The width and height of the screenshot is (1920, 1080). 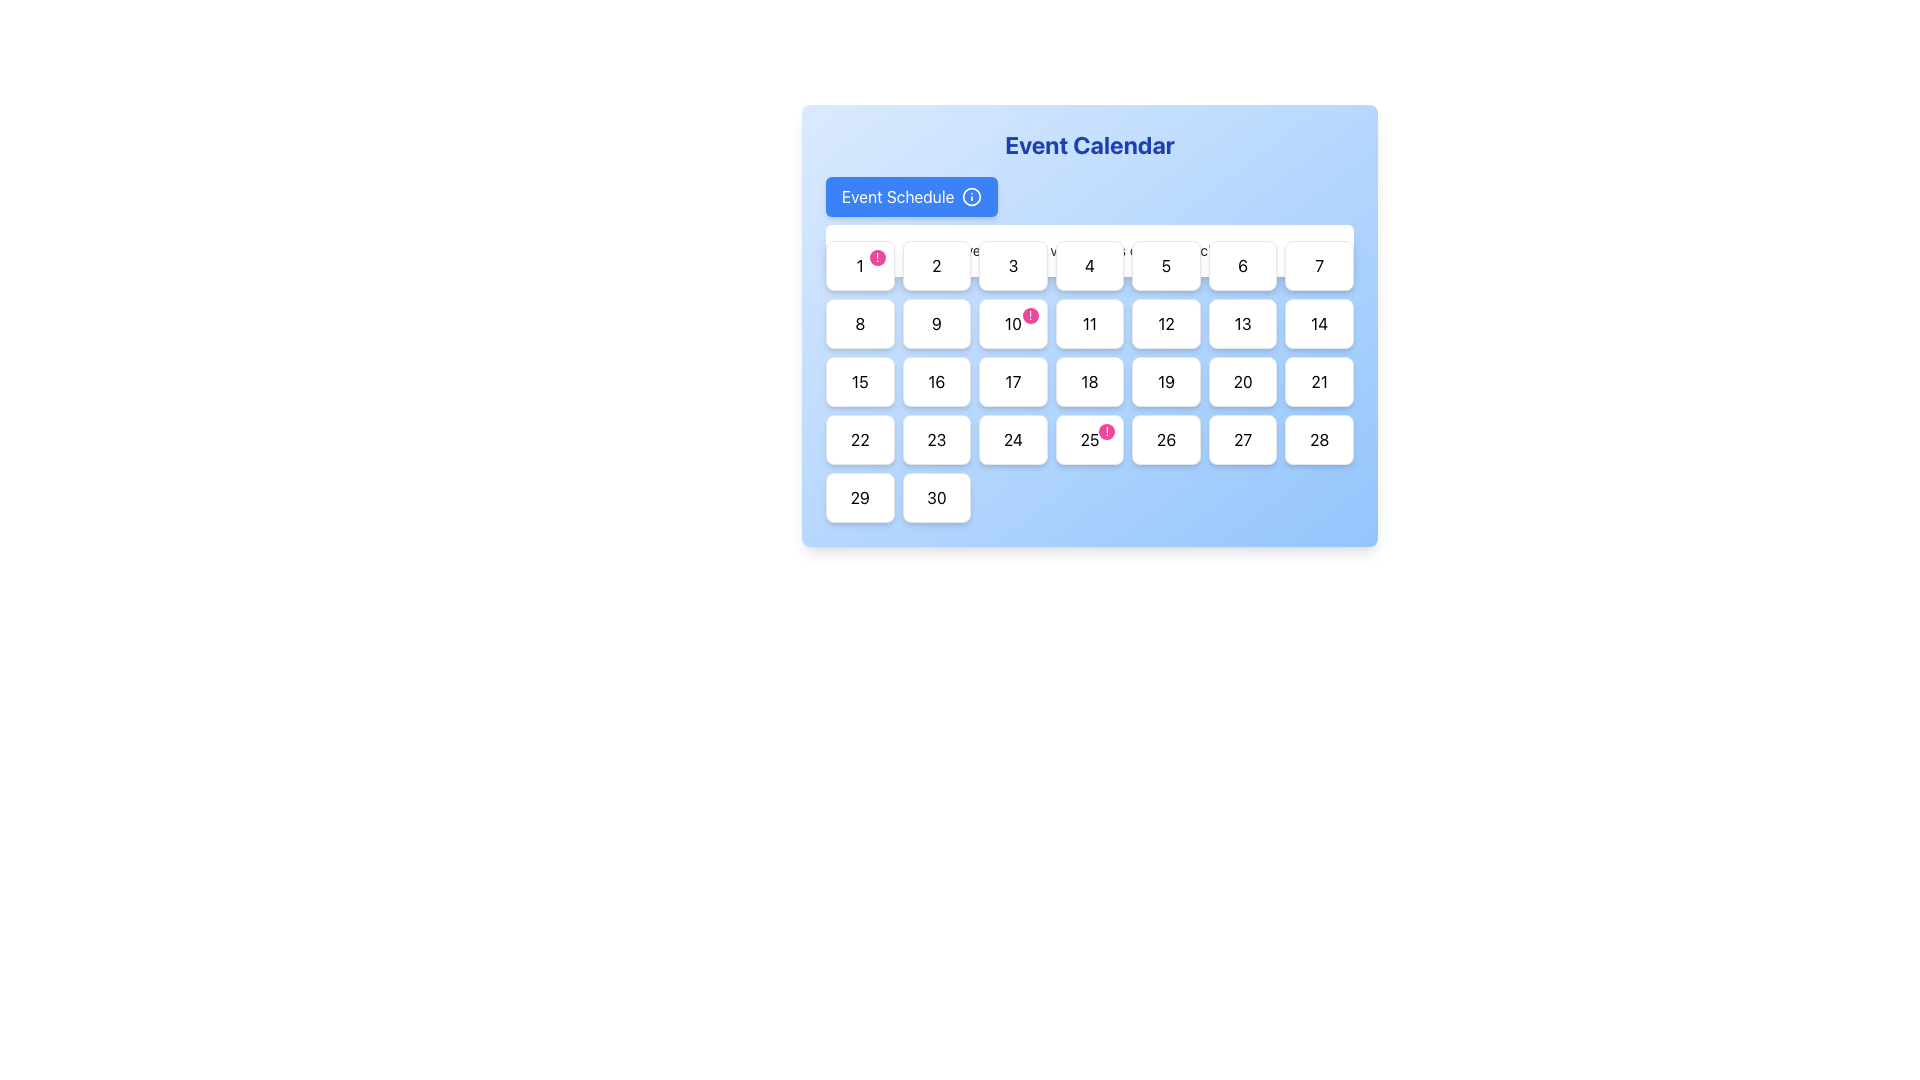 I want to click on the button representing the 12th day in the calendar grid, so click(x=1166, y=323).